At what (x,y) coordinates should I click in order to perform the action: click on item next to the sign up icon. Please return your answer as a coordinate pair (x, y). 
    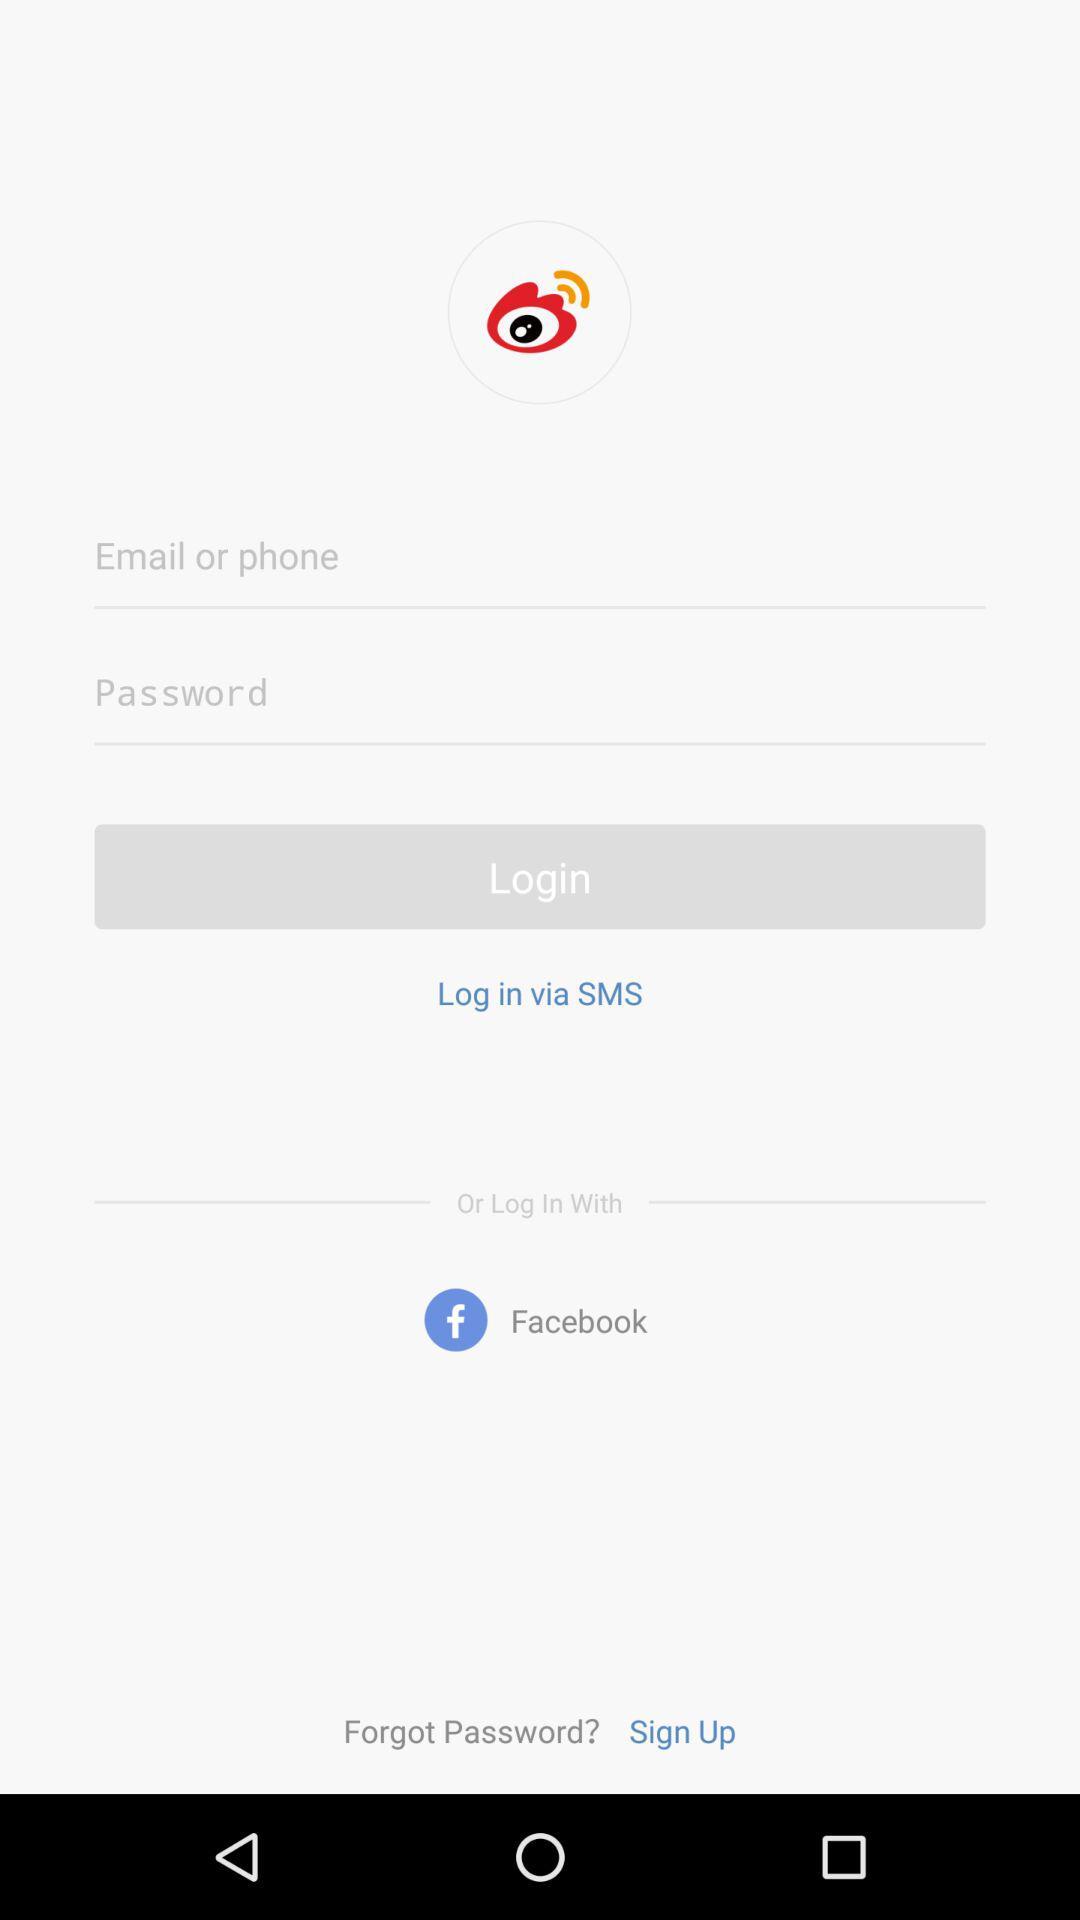
    Looking at the image, I should click on (479, 1729).